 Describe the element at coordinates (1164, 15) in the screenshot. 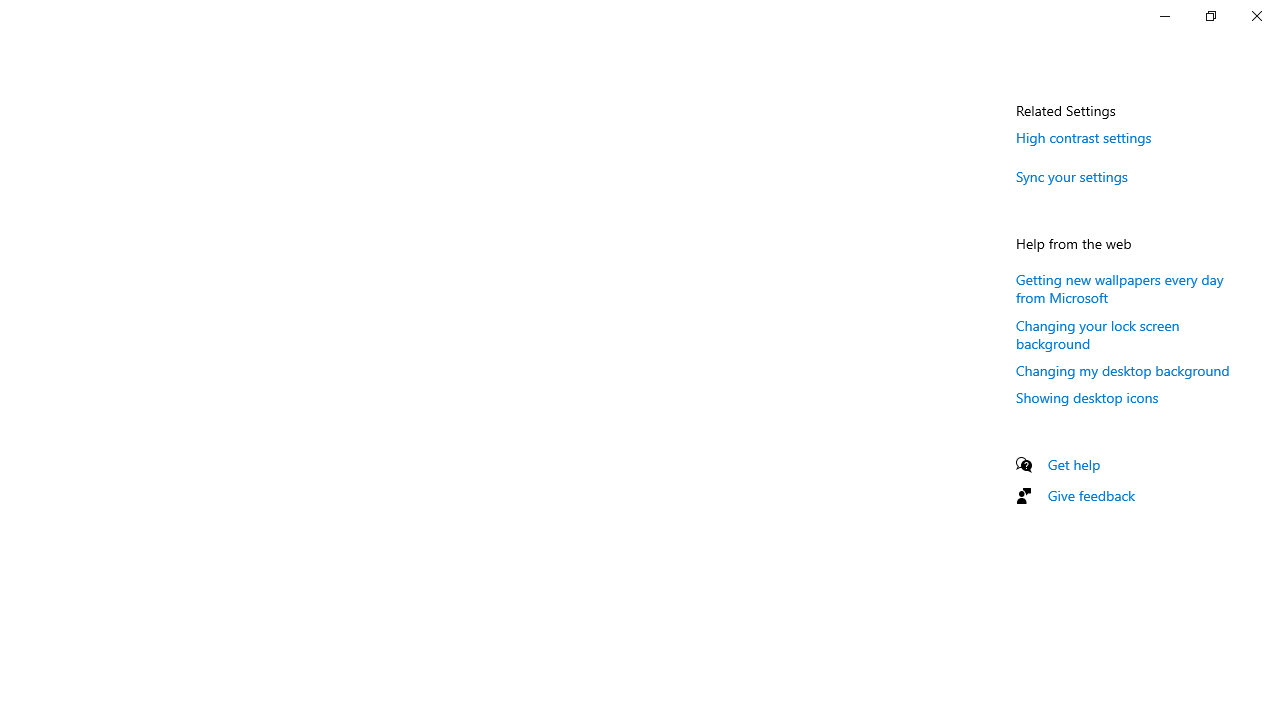

I see `'Minimize Settings'` at that location.